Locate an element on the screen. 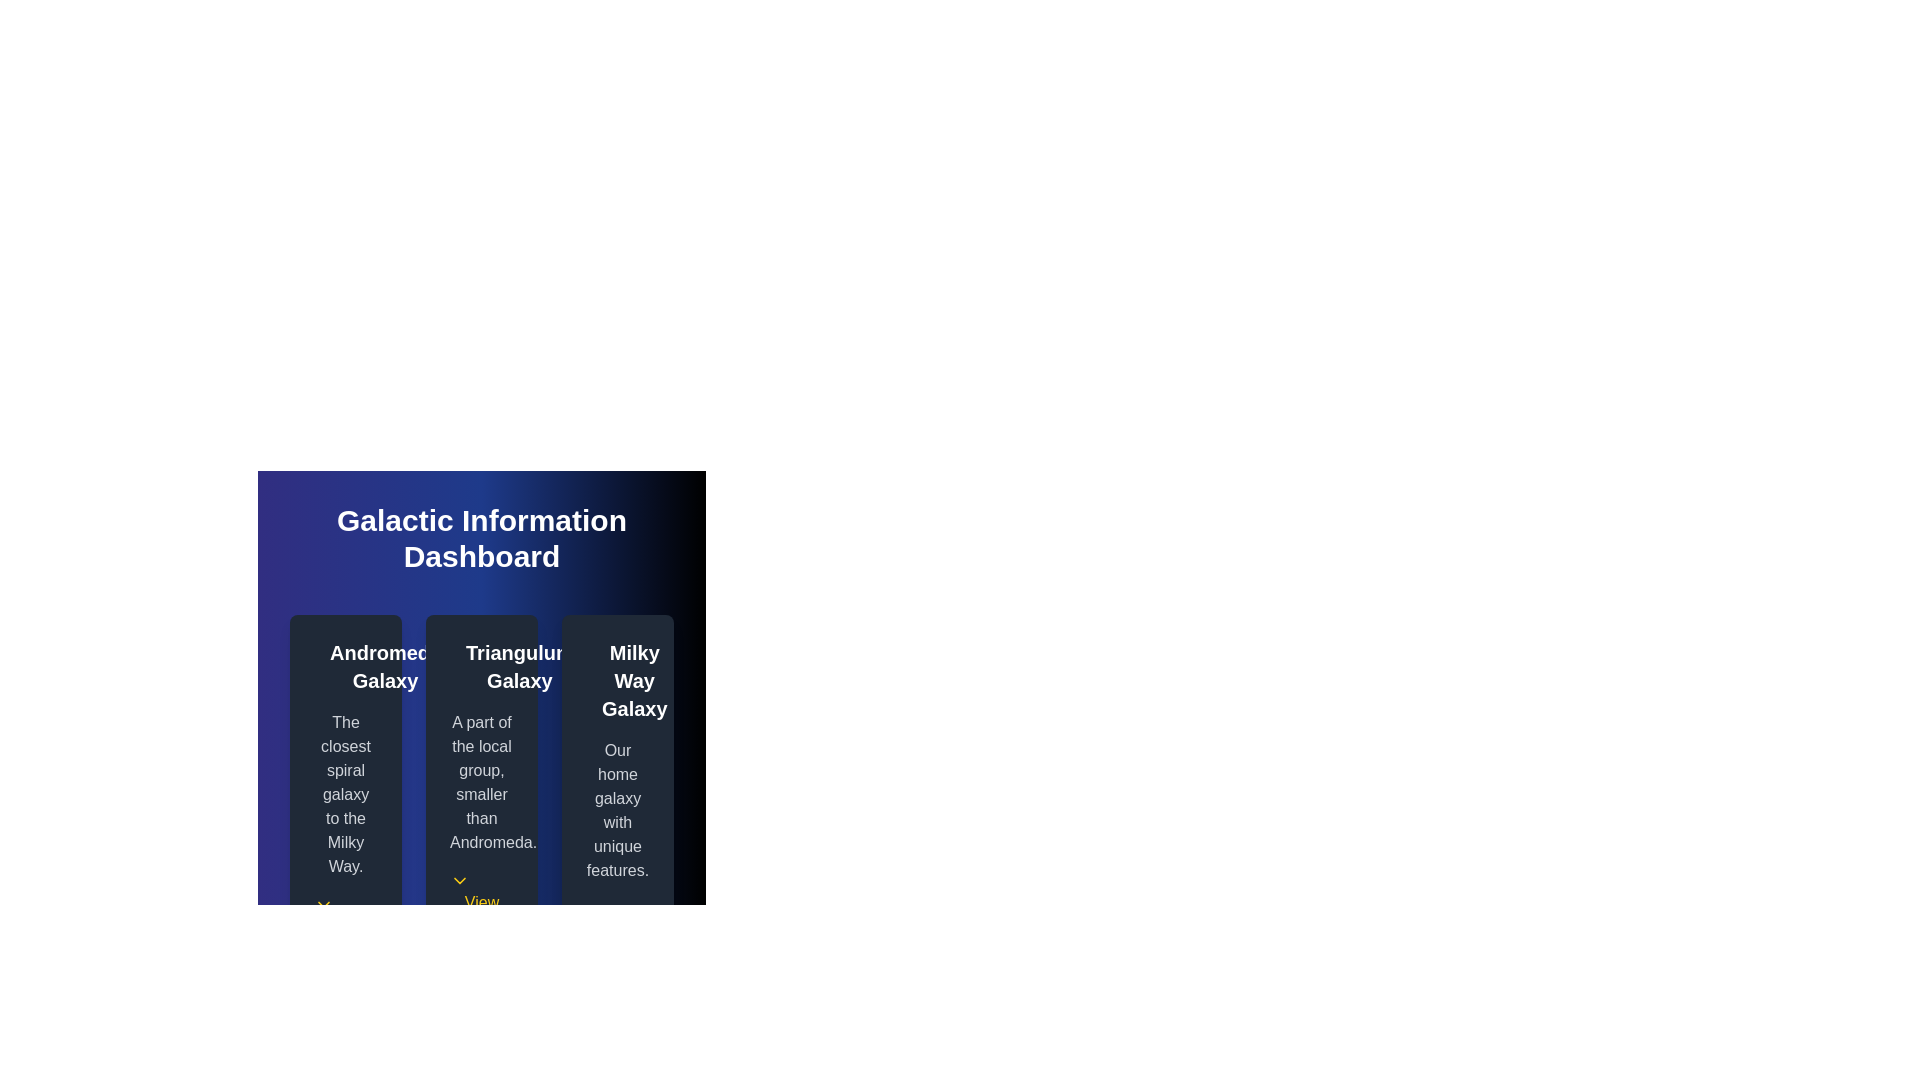  text heading 'Andromeda Galaxy' located at the top-left quadrant of the card component with a dark background is located at coordinates (345, 667).